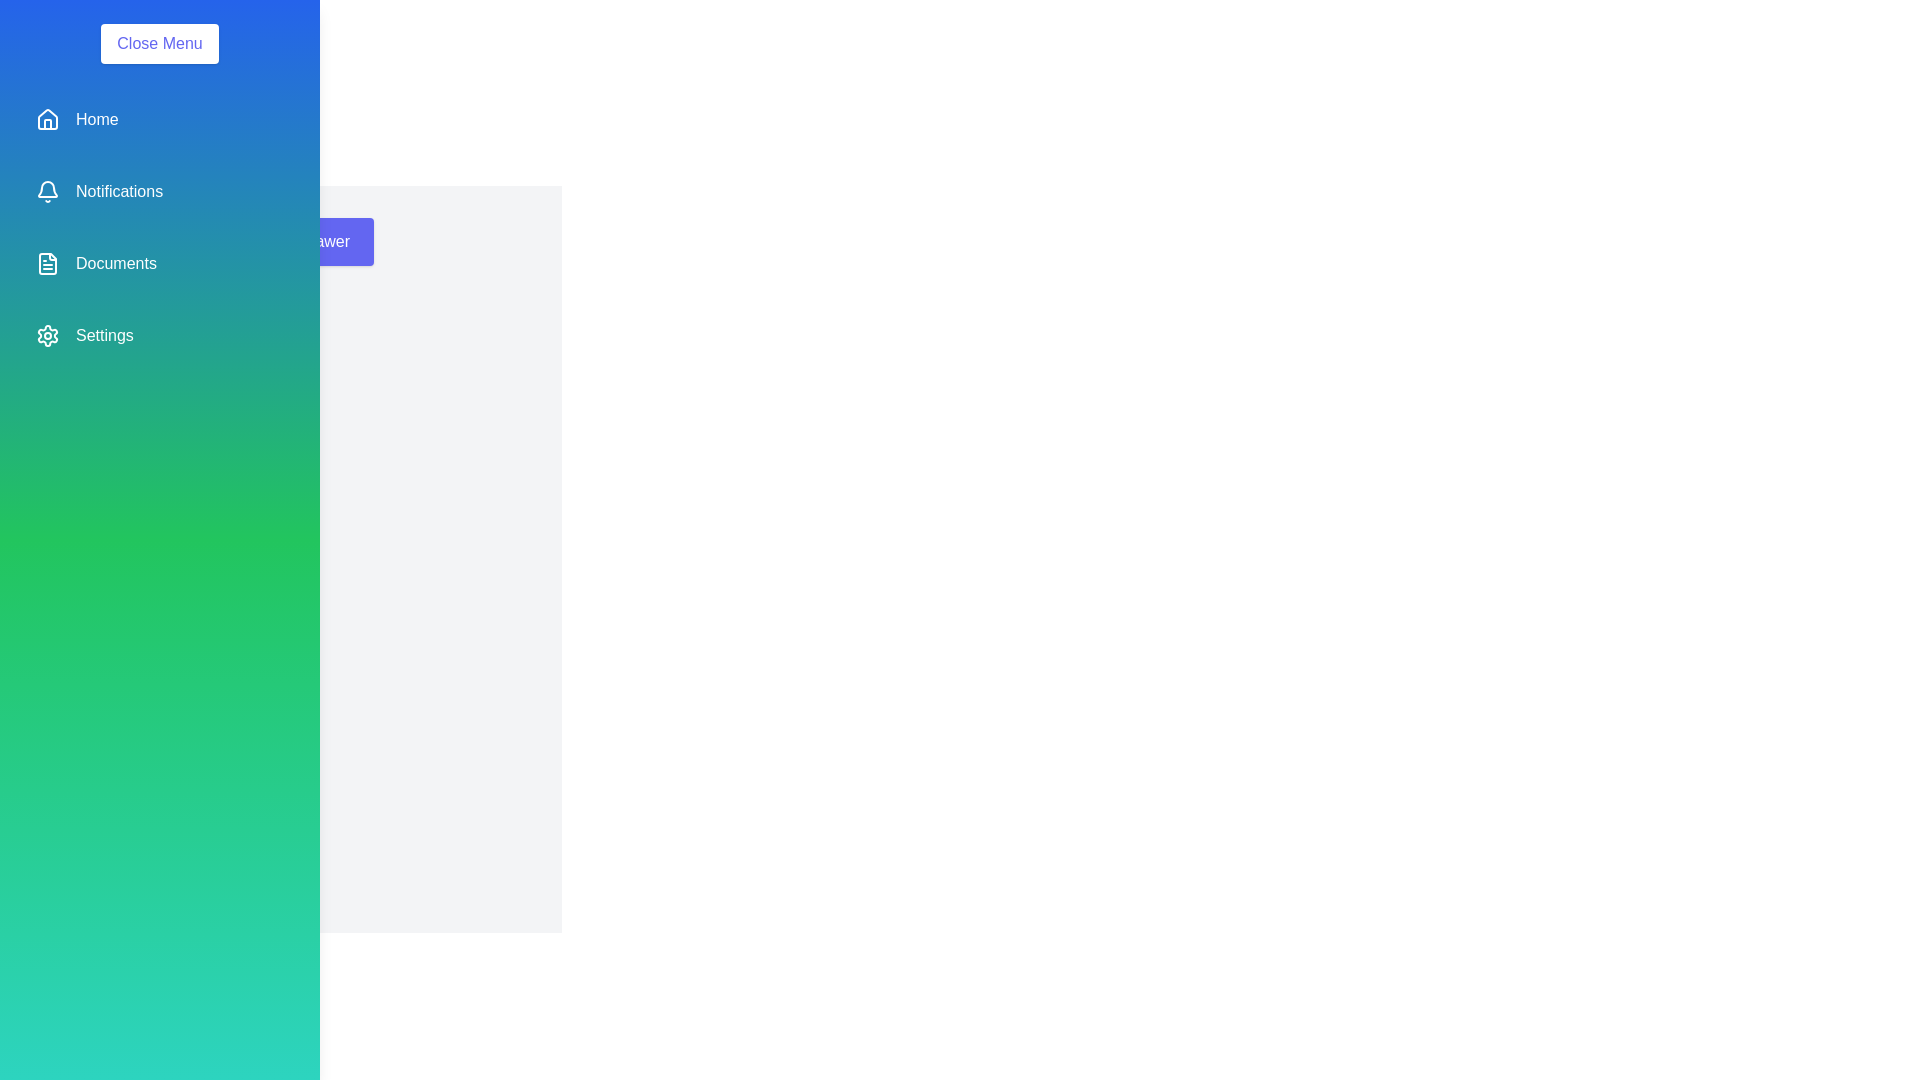  What do you see at coordinates (158, 334) in the screenshot?
I see `the menu item Settings to observe the hover effect` at bounding box center [158, 334].